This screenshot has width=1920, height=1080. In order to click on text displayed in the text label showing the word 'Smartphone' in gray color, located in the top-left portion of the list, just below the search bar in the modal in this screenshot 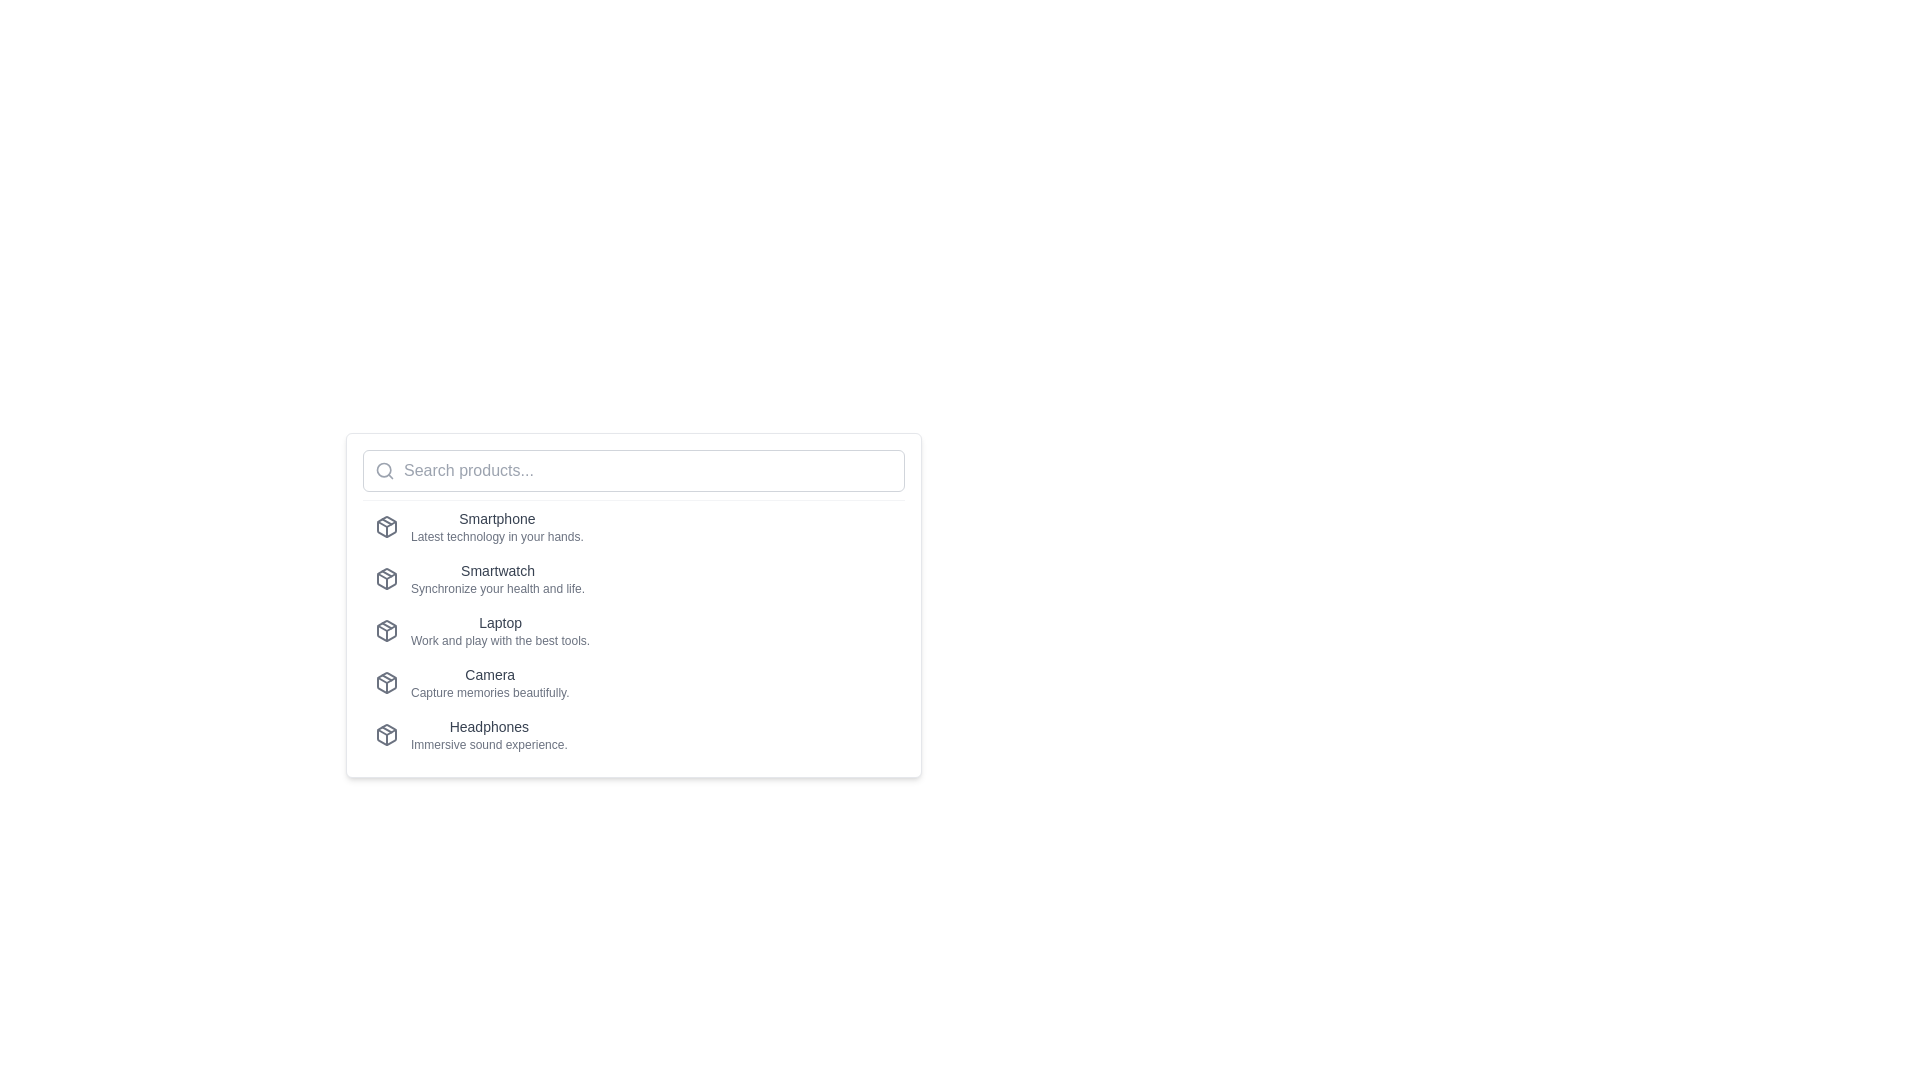, I will do `click(497, 518)`.